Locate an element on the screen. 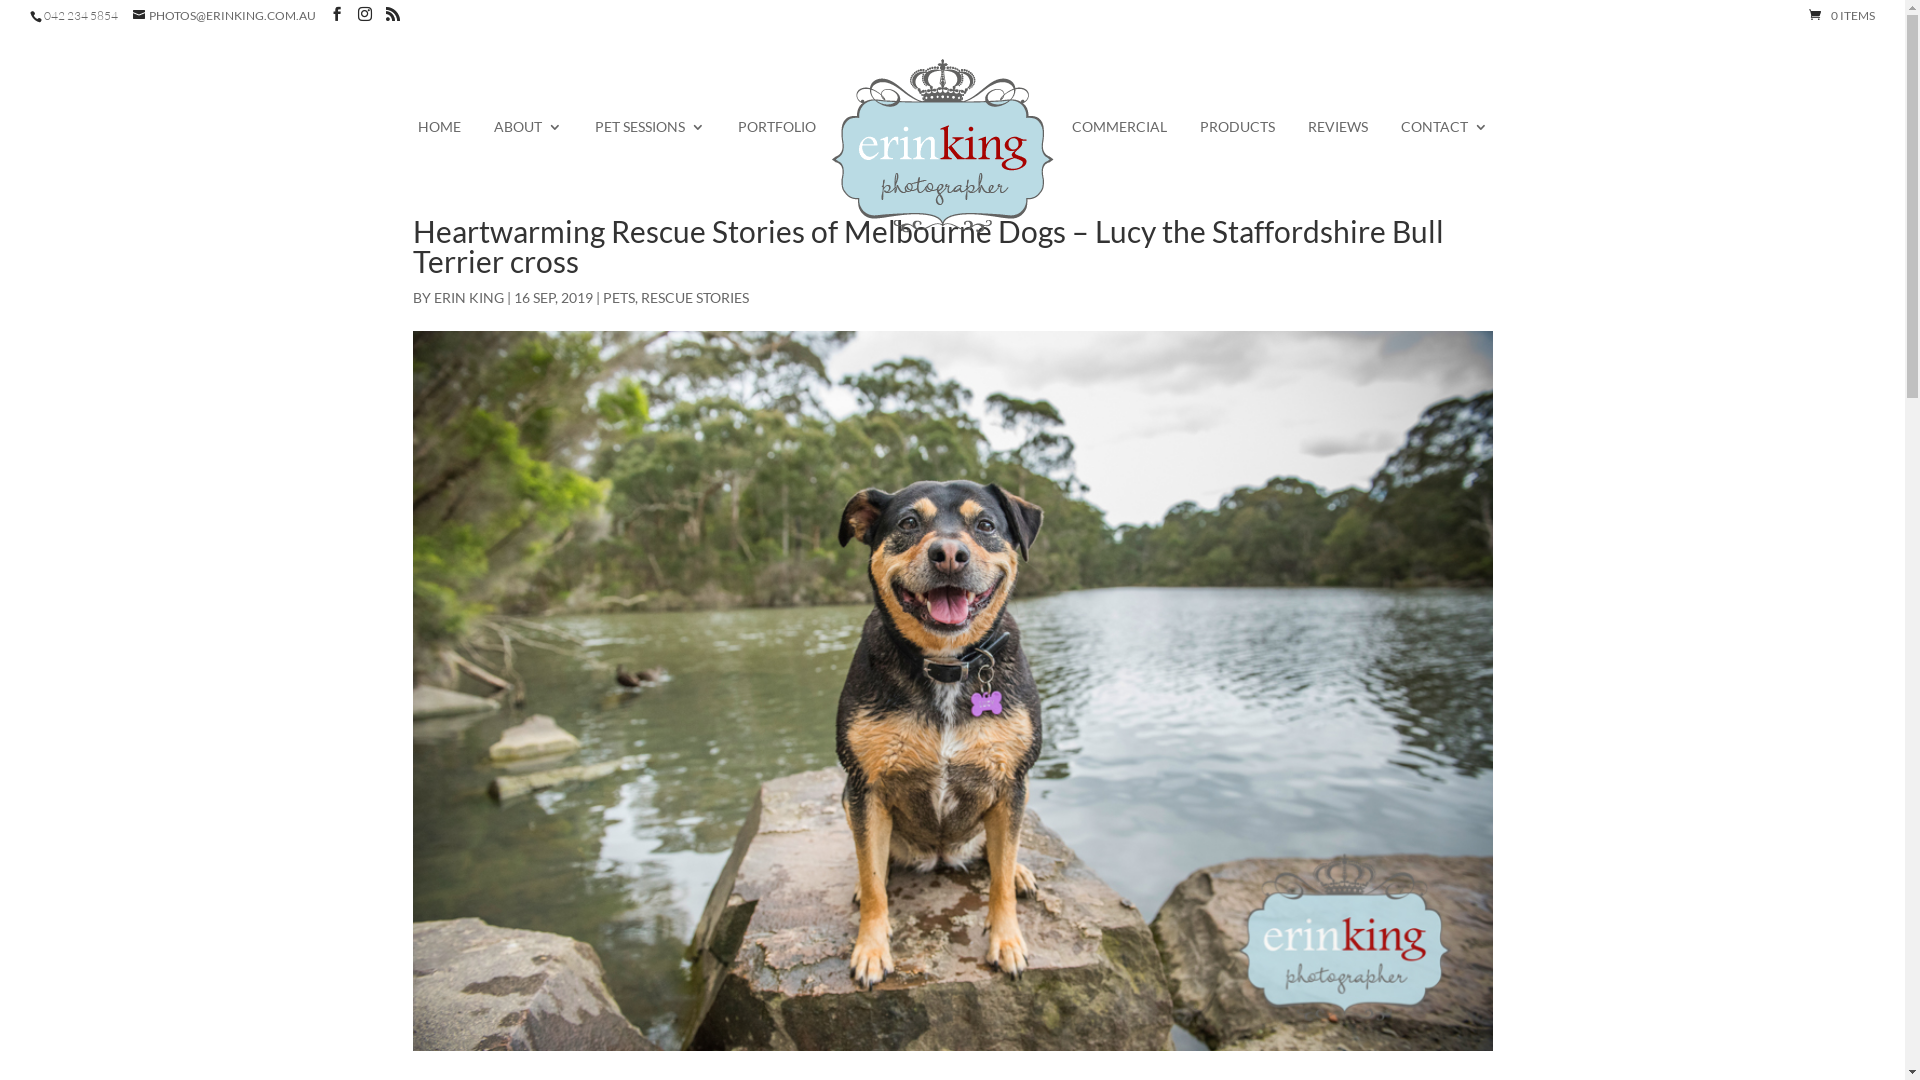 The image size is (1920, 1080). 'ERIN KING' is located at coordinates (468, 297).